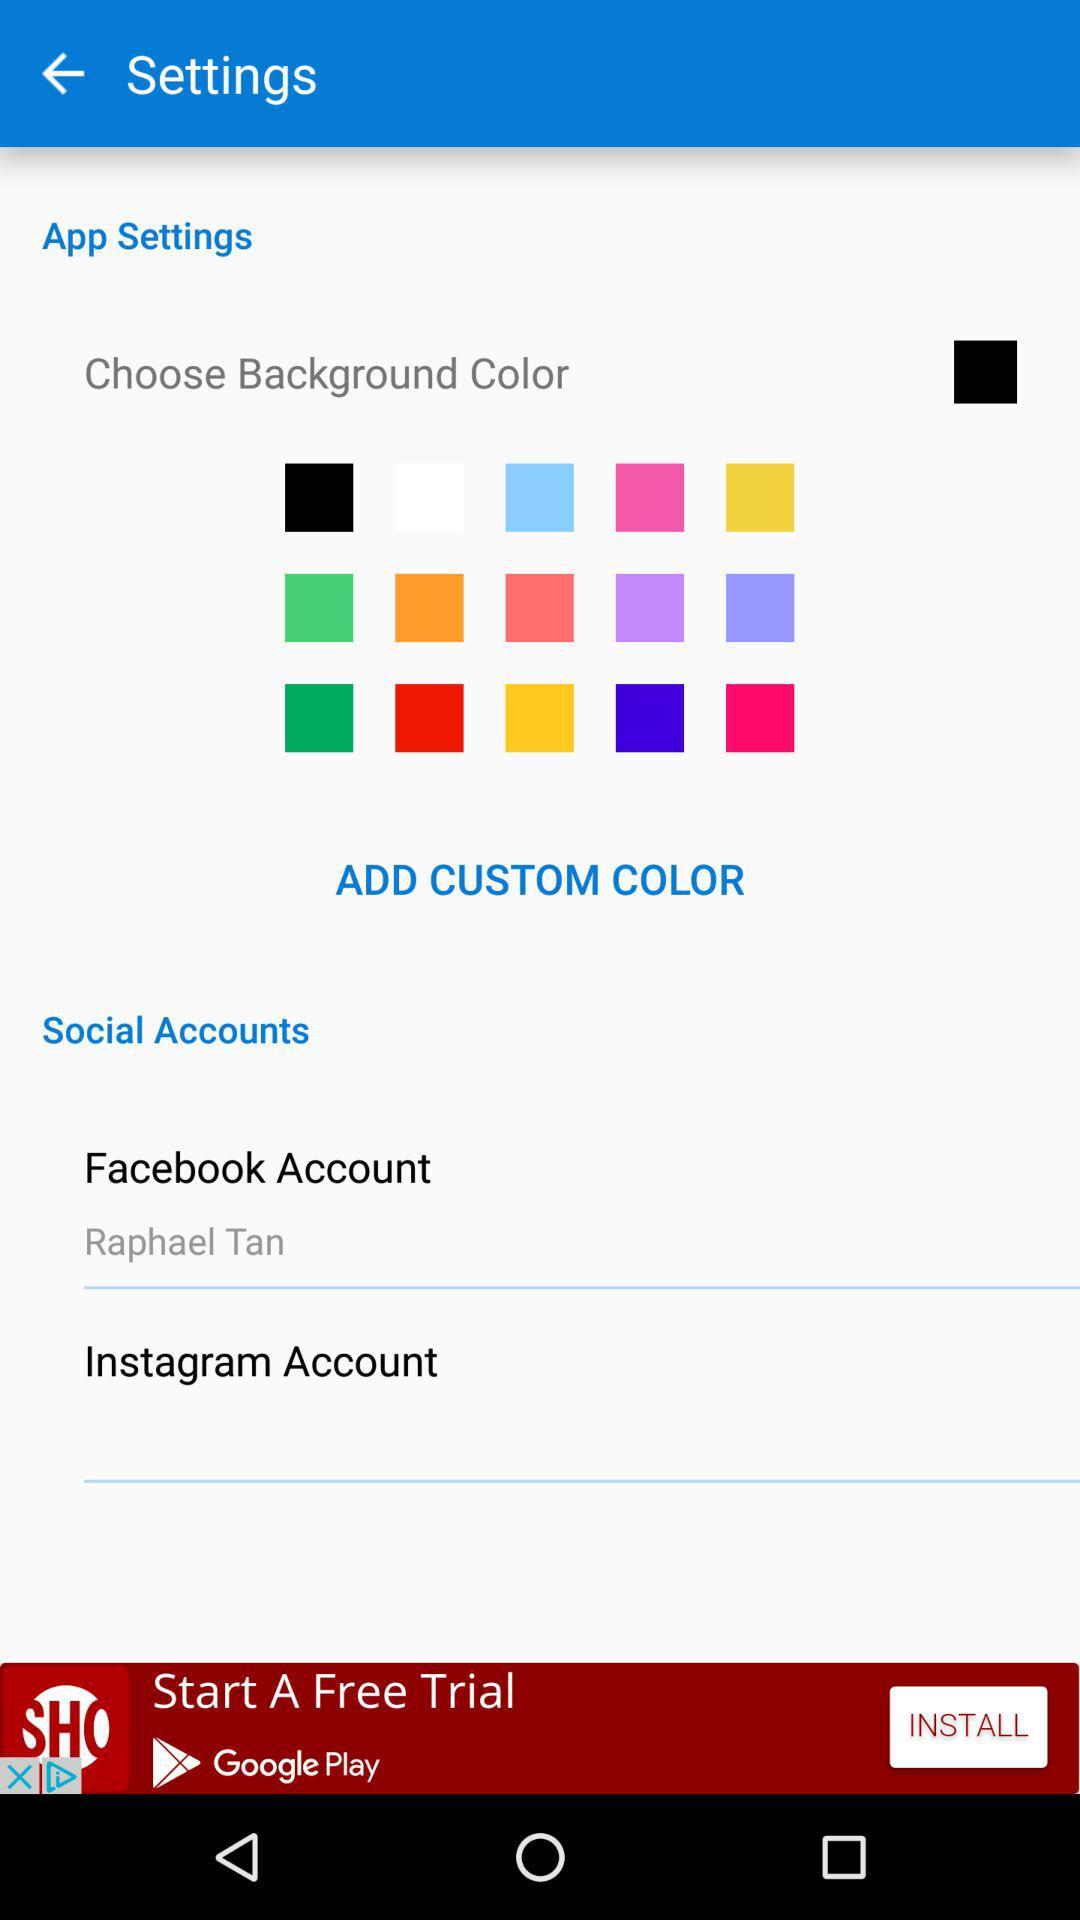  Describe the element at coordinates (649, 718) in the screenshot. I see `dark blue` at that location.